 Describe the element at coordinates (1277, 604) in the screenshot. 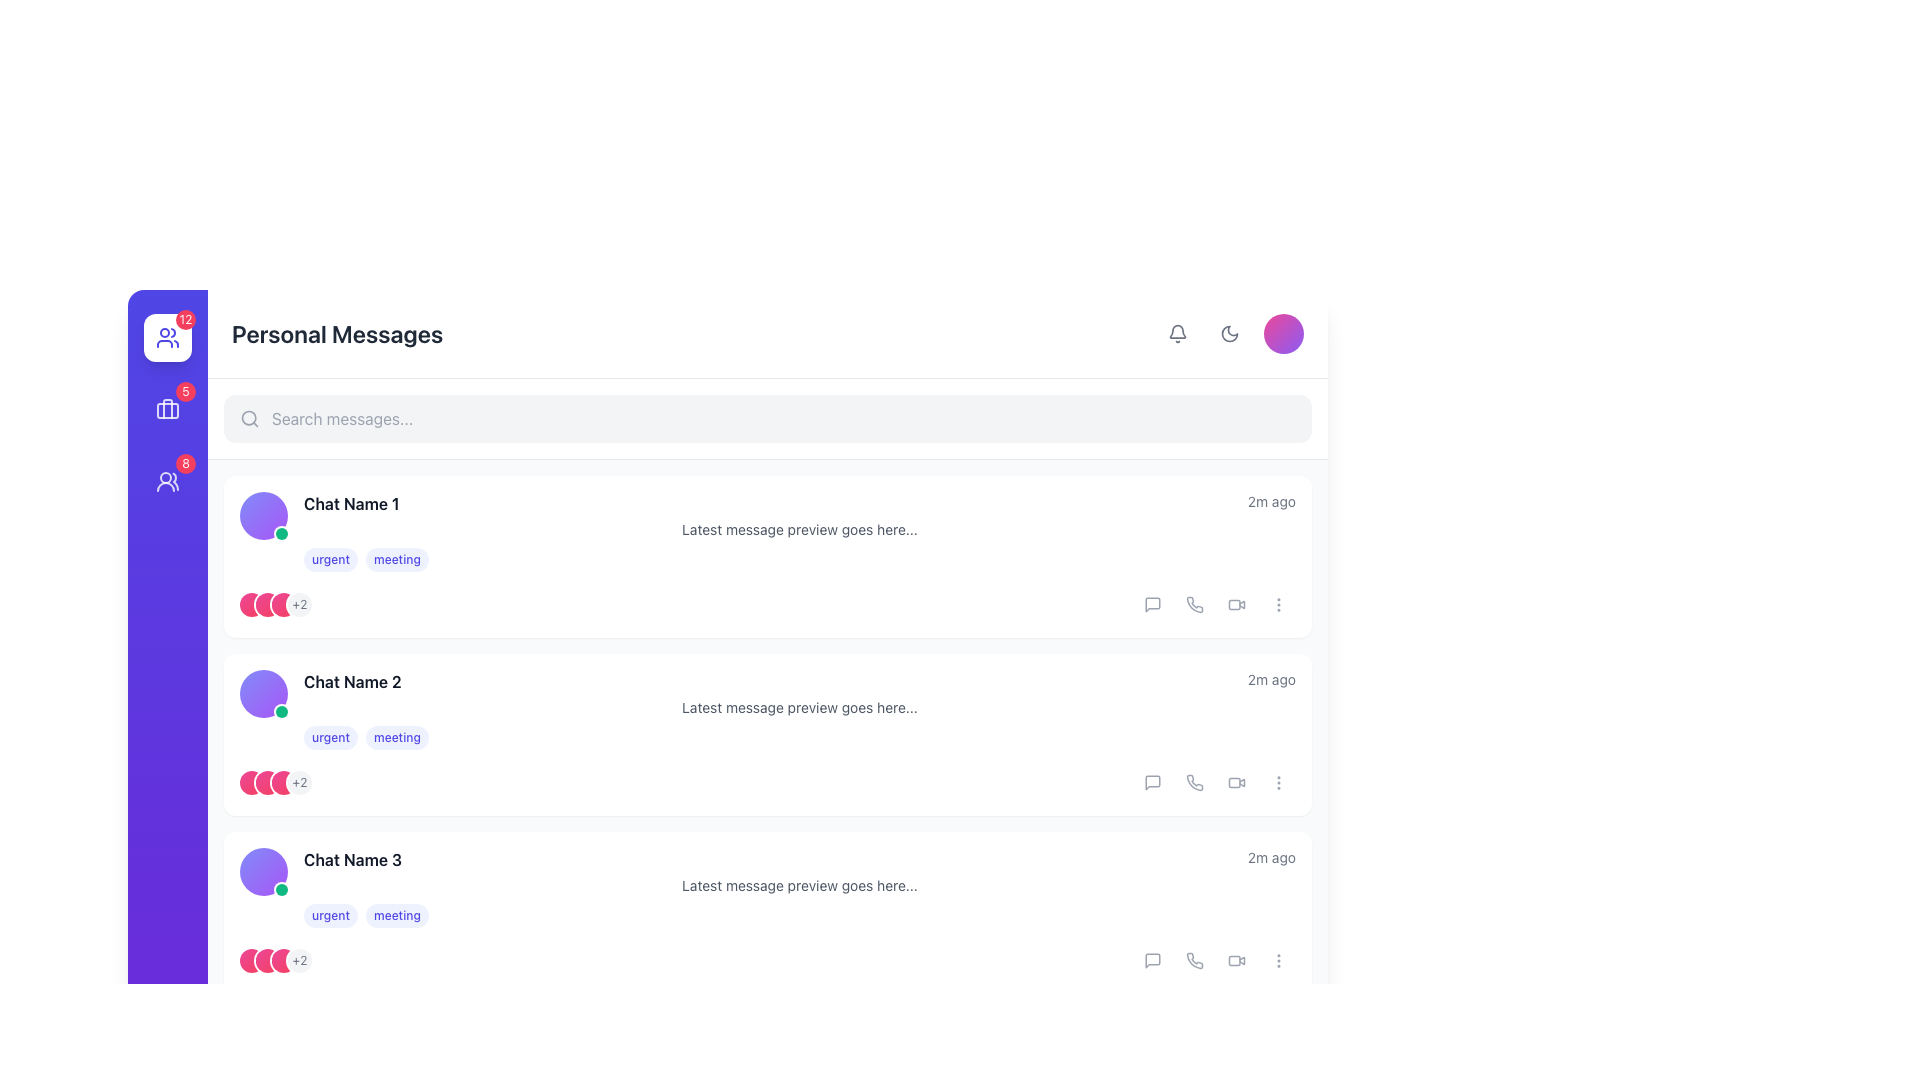

I see `the interactive vertical ellipsis icon located at the far-right side of the row` at that location.